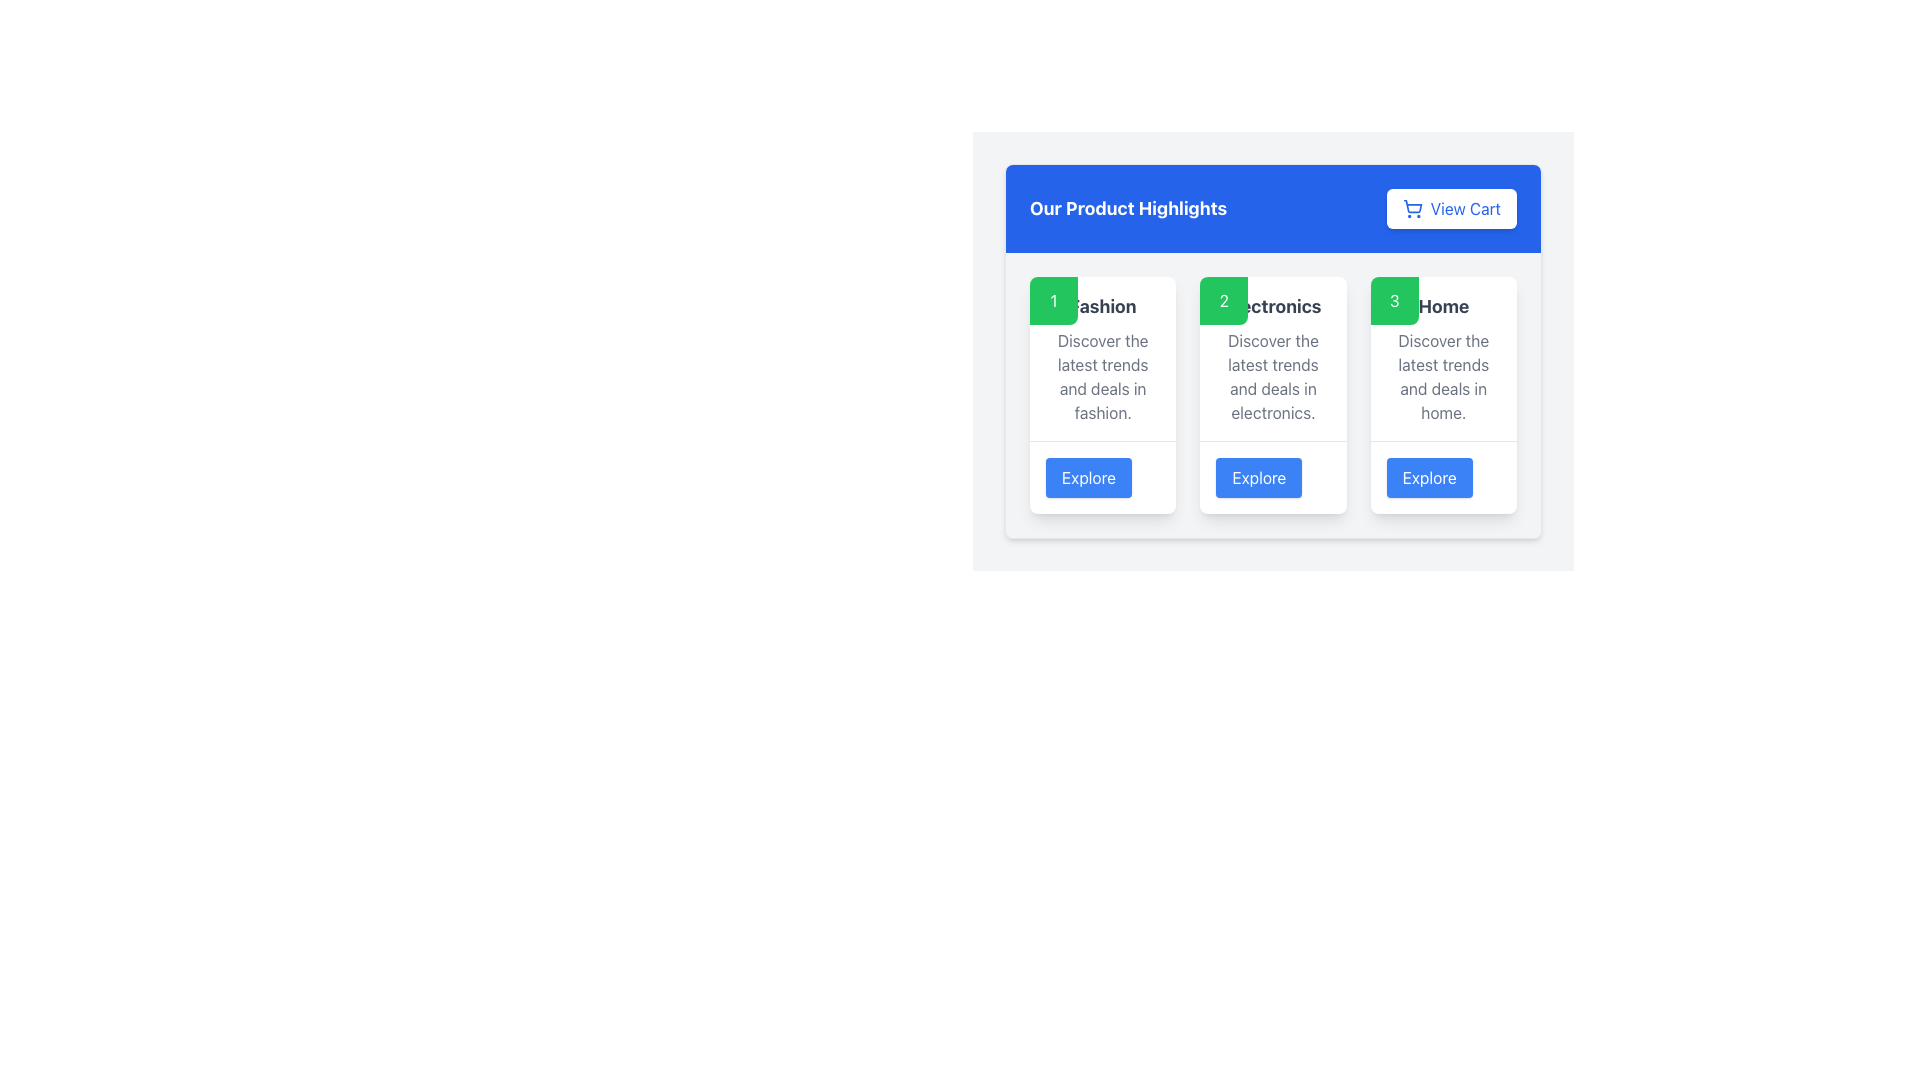 This screenshot has width=1920, height=1080. I want to click on the 'Explore' button located at the bottom of the first card in a horizontally arranged set of three cards, making it keyboard accessible, so click(1088, 478).